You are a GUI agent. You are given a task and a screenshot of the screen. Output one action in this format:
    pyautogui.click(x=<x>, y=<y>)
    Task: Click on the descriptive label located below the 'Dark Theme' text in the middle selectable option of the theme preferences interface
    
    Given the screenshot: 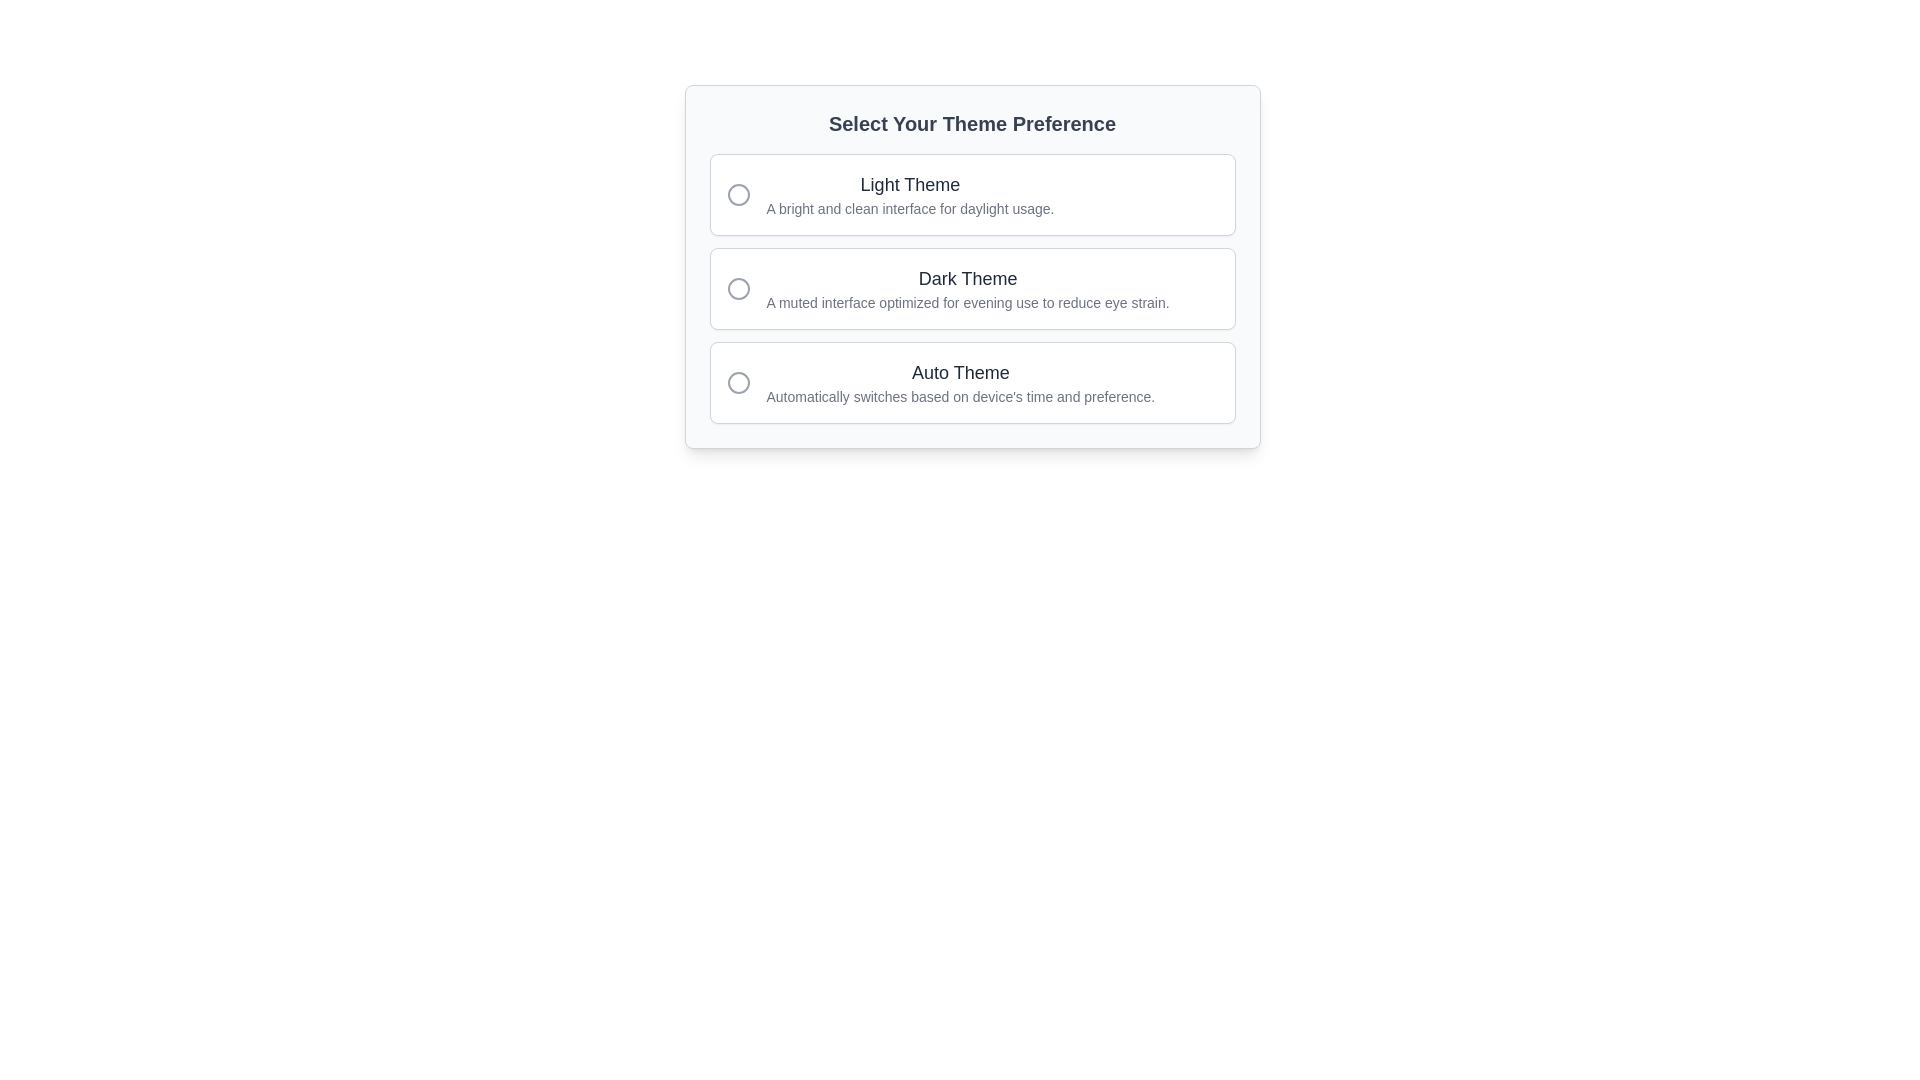 What is the action you would take?
    pyautogui.click(x=968, y=303)
    